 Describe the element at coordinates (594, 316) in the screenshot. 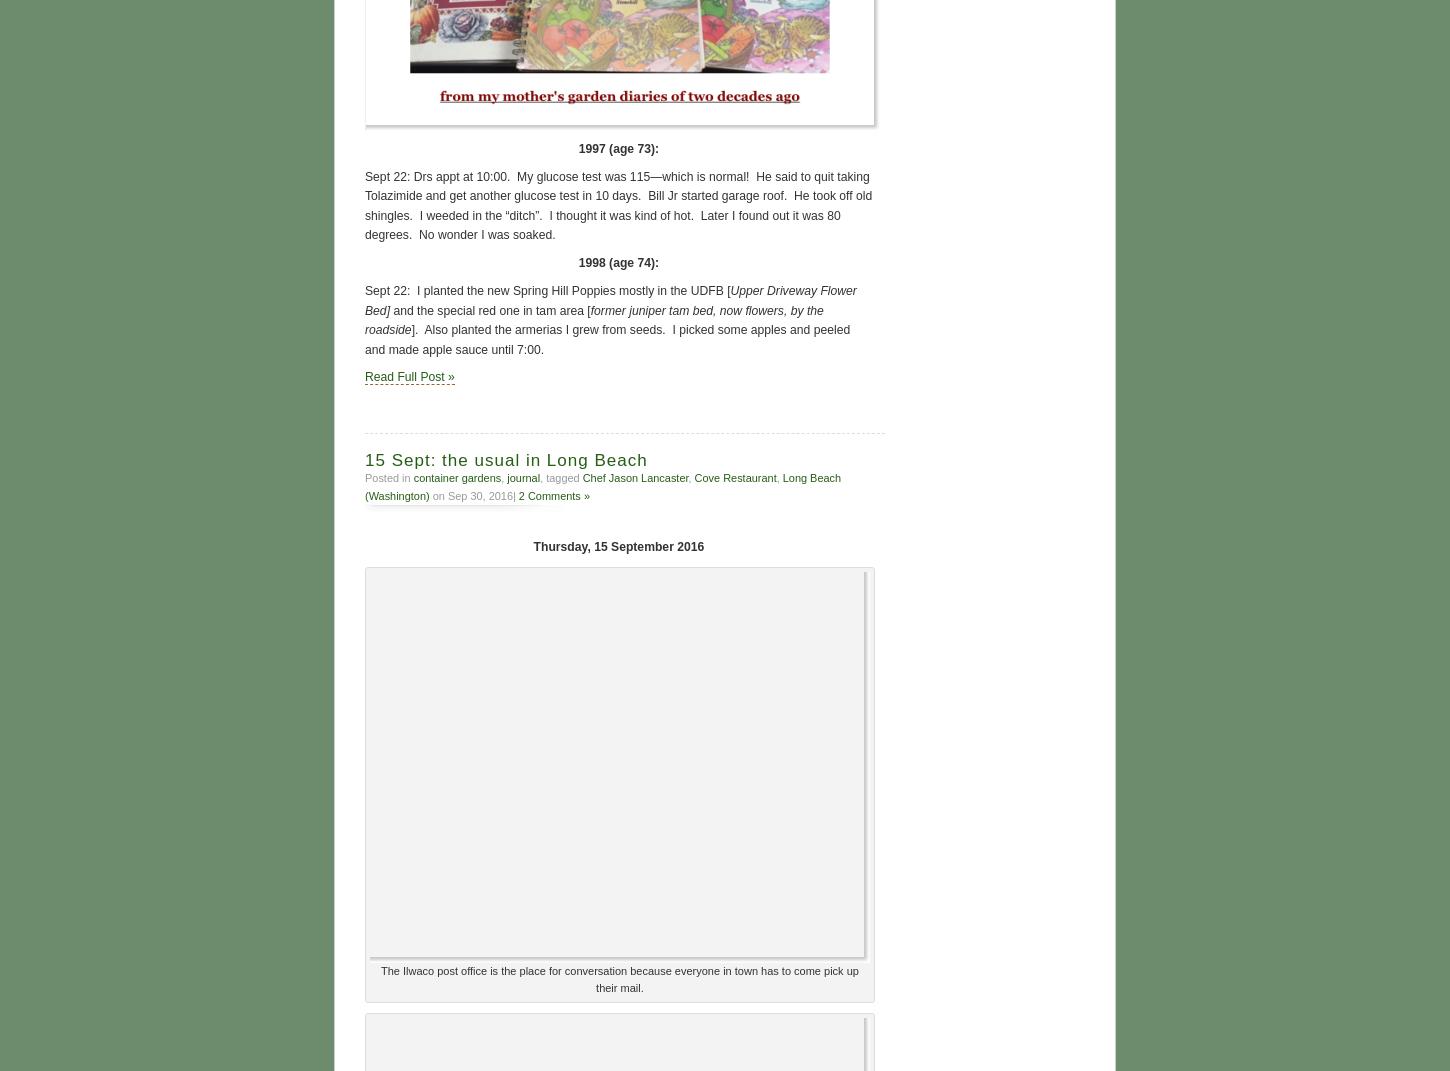

I see `'former juniper tam bed, now flowers, by the roadside'` at that location.